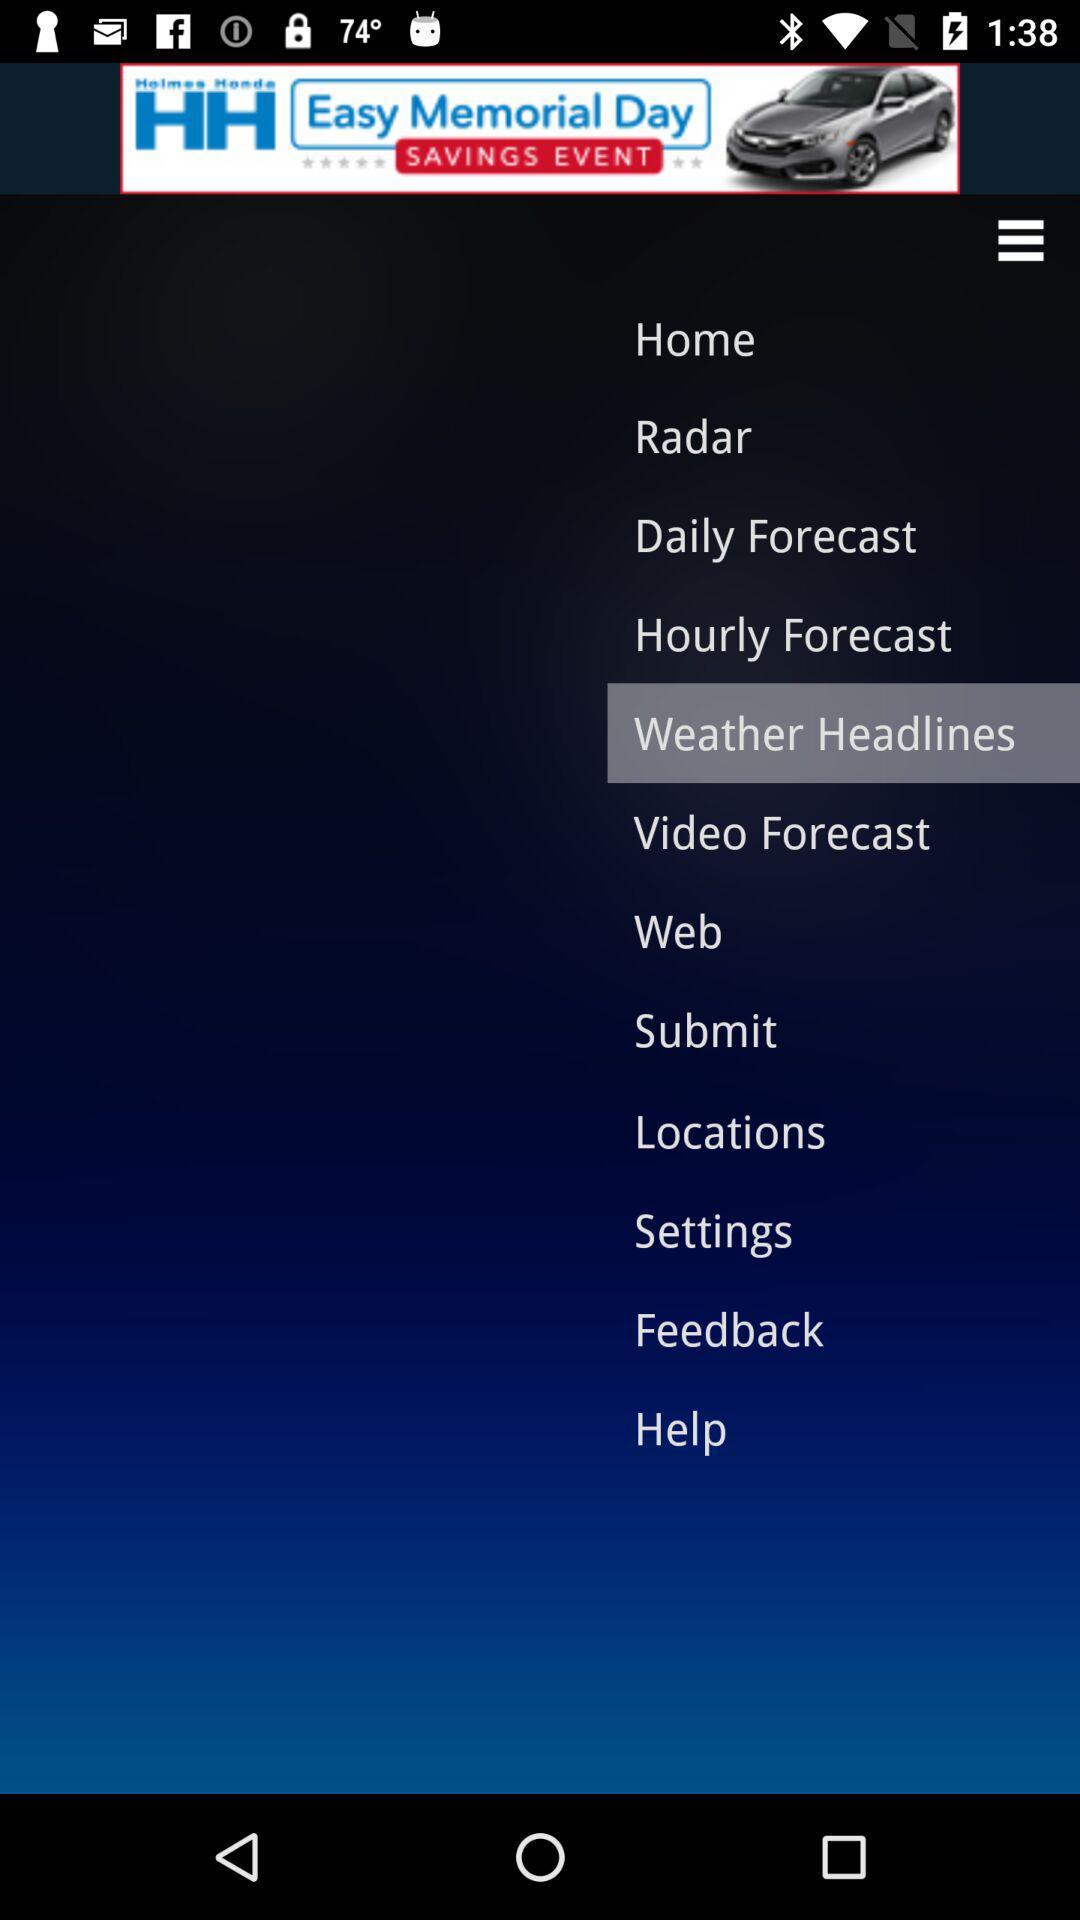  I want to click on home, so click(823, 338).